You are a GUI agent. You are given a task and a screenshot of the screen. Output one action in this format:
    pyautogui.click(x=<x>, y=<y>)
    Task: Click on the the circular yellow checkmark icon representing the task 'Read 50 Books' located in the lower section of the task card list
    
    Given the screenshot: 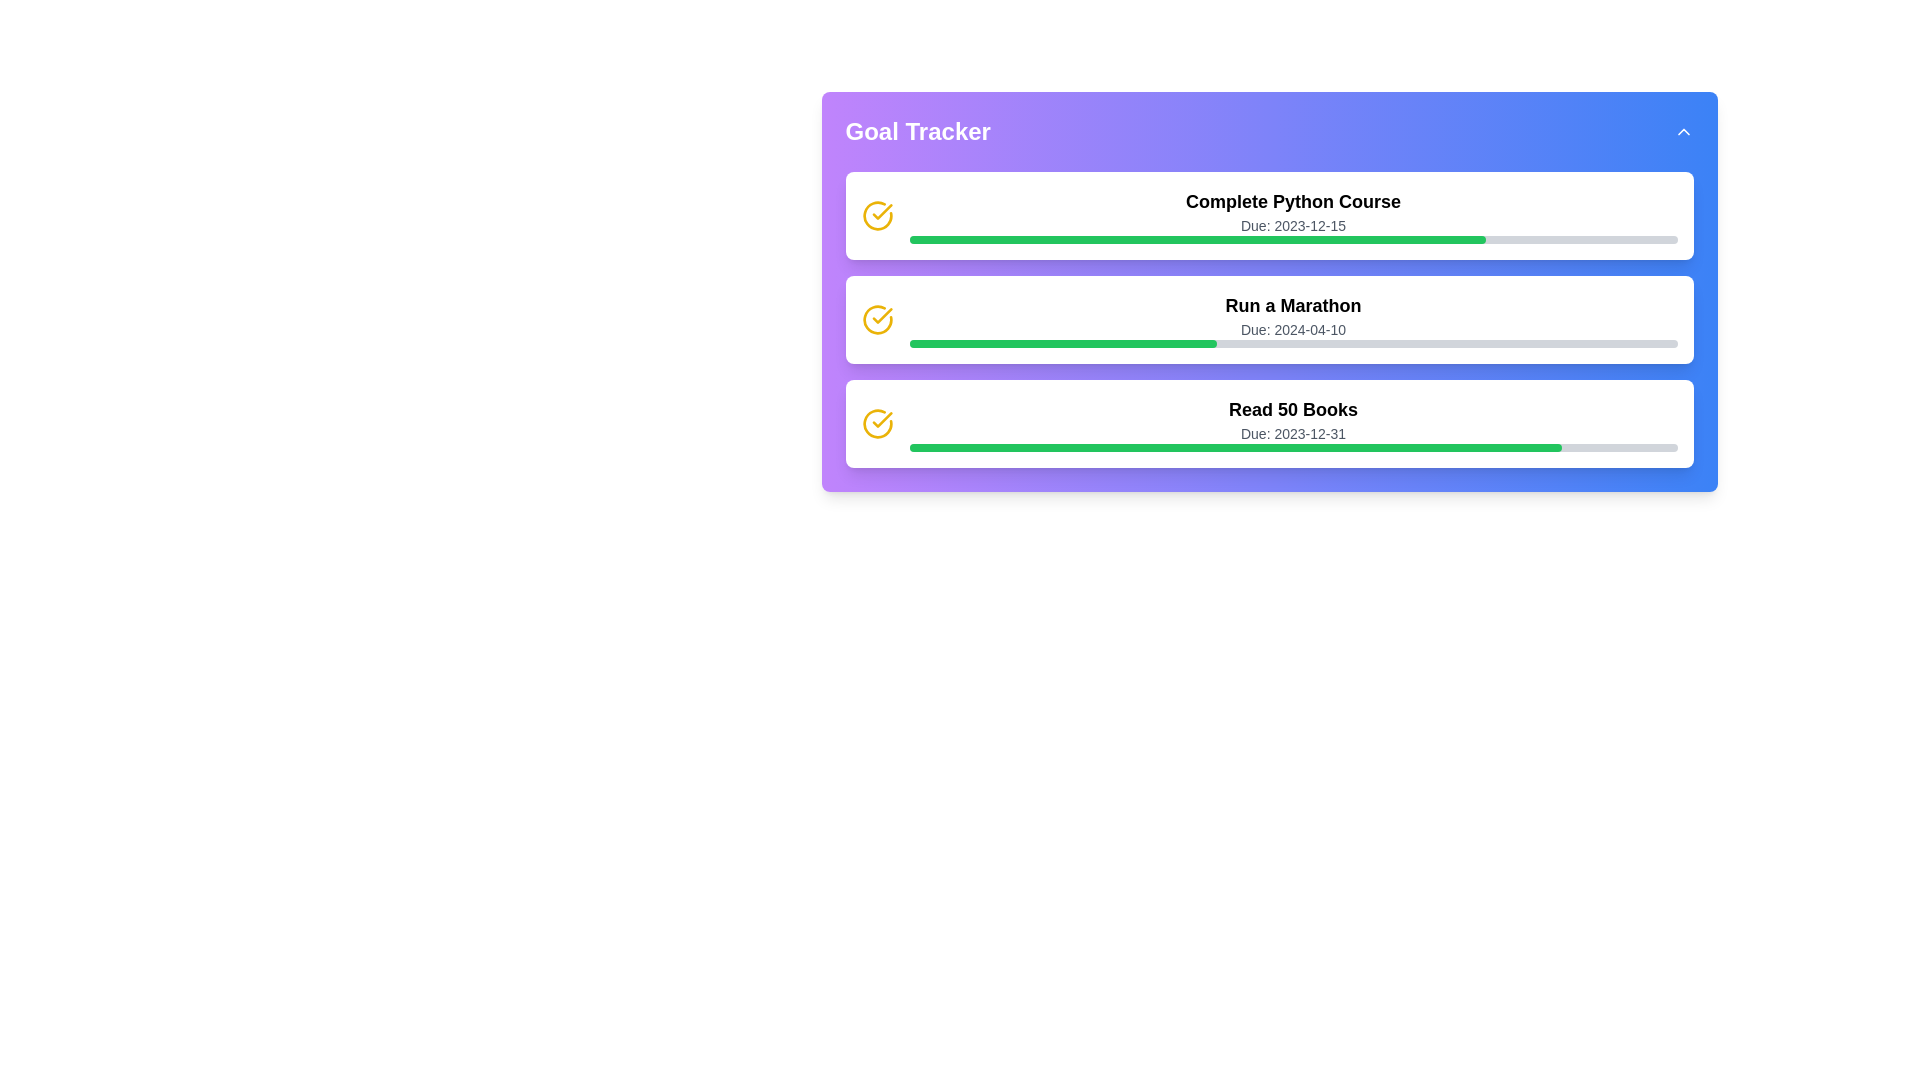 What is the action you would take?
    pyautogui.click(x=877, y=423)
    